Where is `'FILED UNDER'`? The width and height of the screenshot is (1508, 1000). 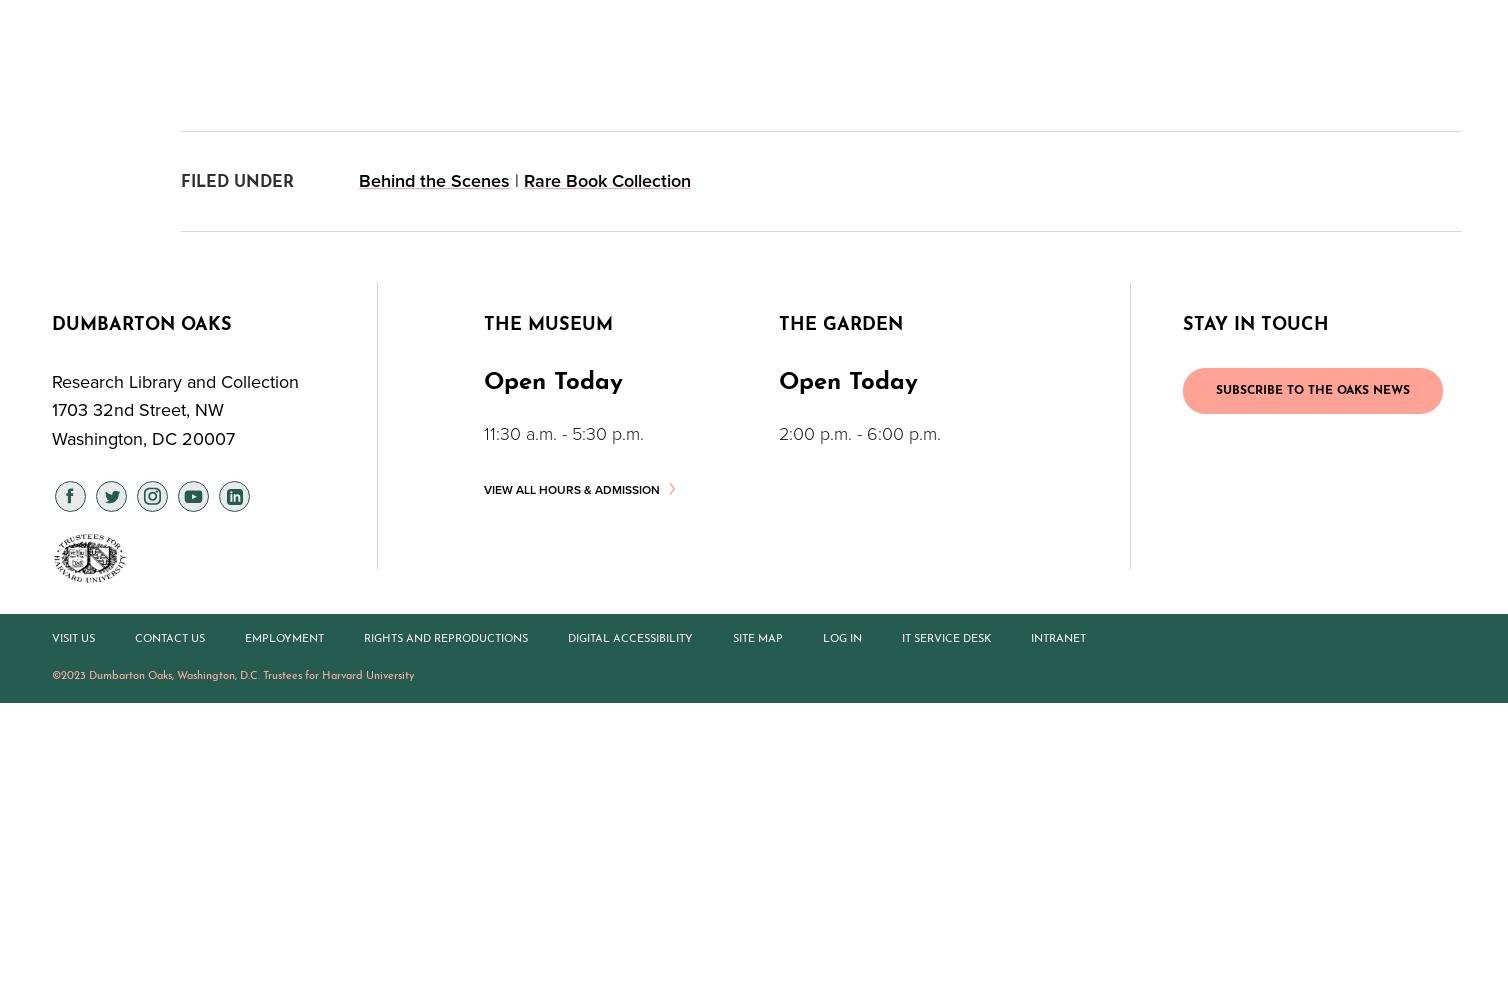
'FILED UNDER' is located at coordinates (236, 182).